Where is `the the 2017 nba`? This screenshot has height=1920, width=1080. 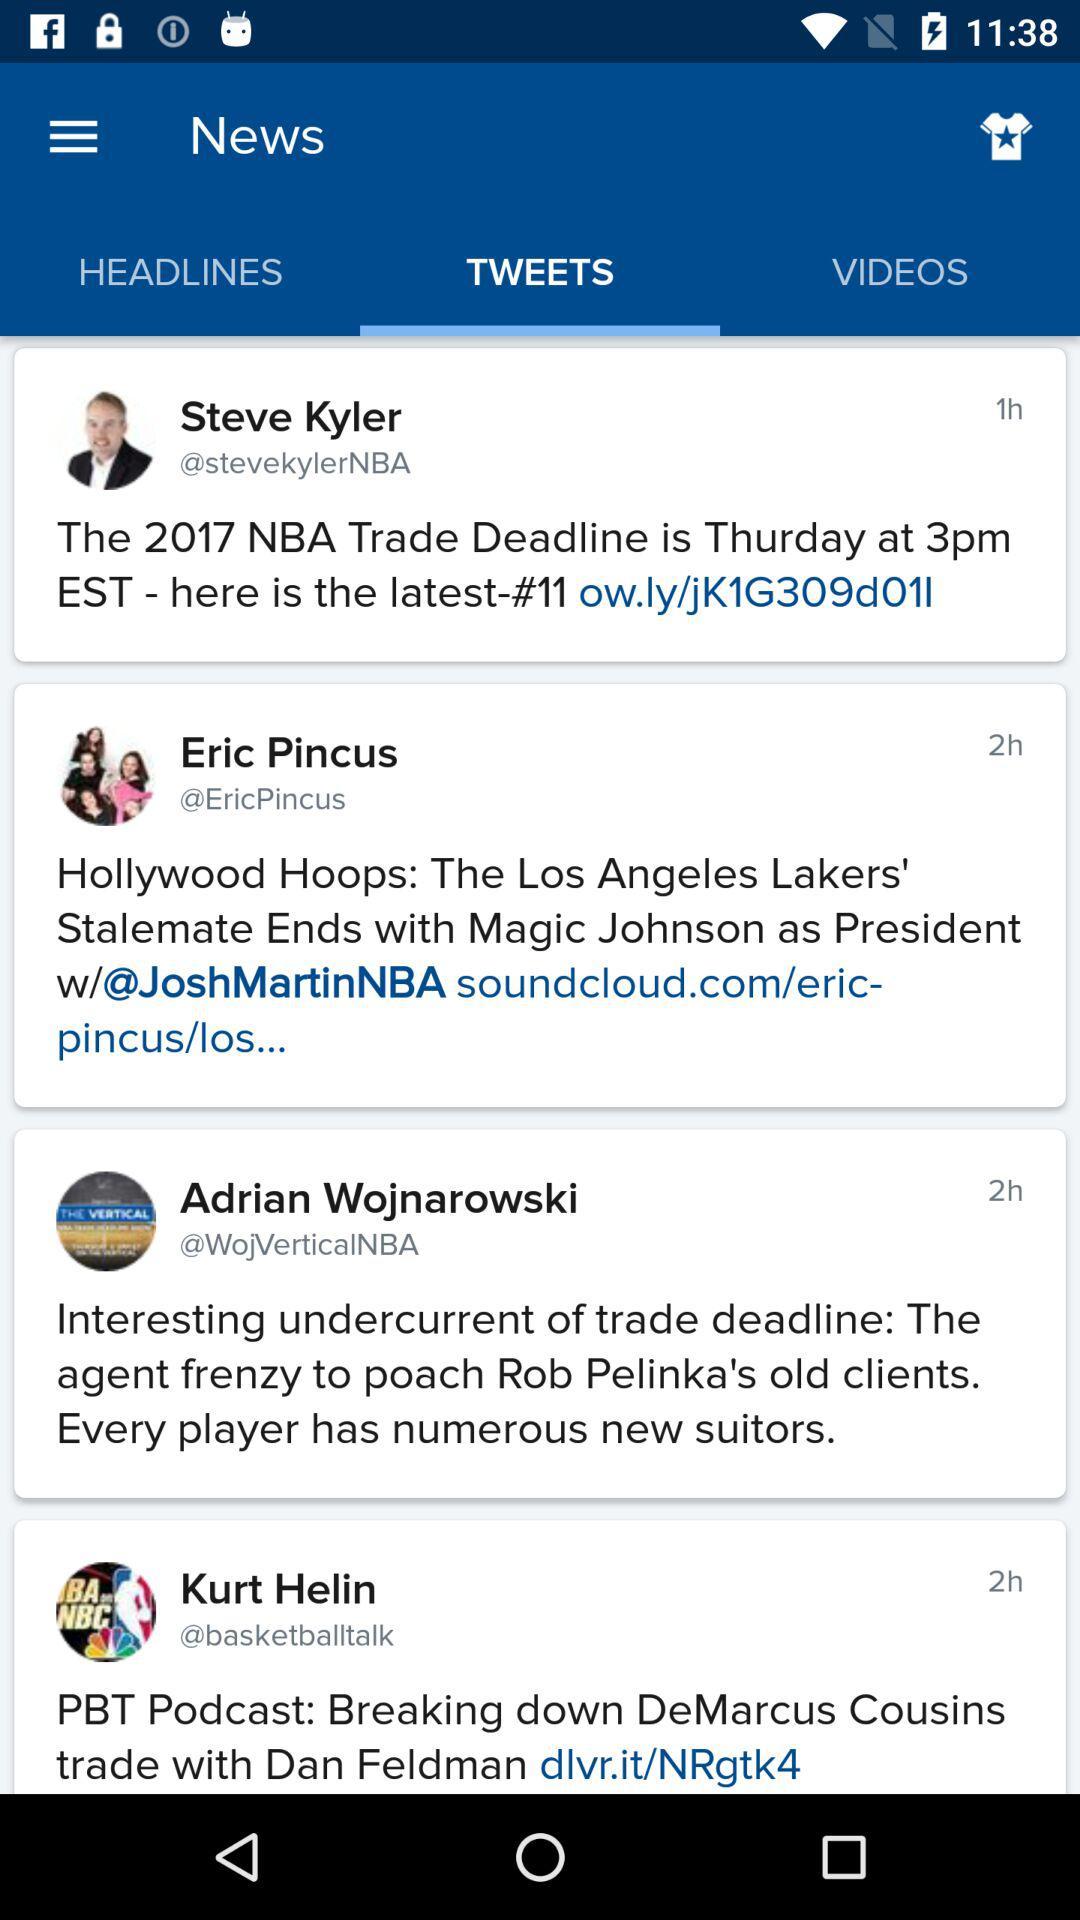
the the 2017 nba is located at coordinates (540, 554).